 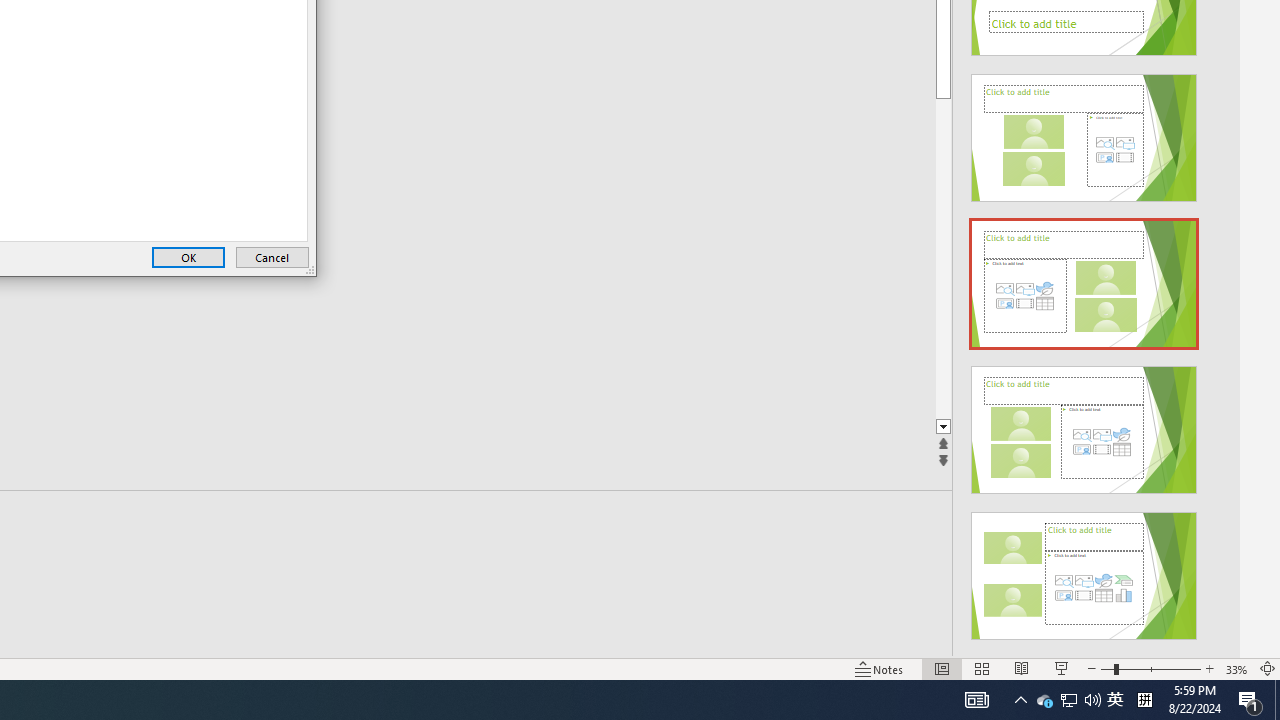 What do you see at coordinates (1236, 669) in the screenshot?
I see `'Zoom 33%'` at bounding box center [1236, 669].